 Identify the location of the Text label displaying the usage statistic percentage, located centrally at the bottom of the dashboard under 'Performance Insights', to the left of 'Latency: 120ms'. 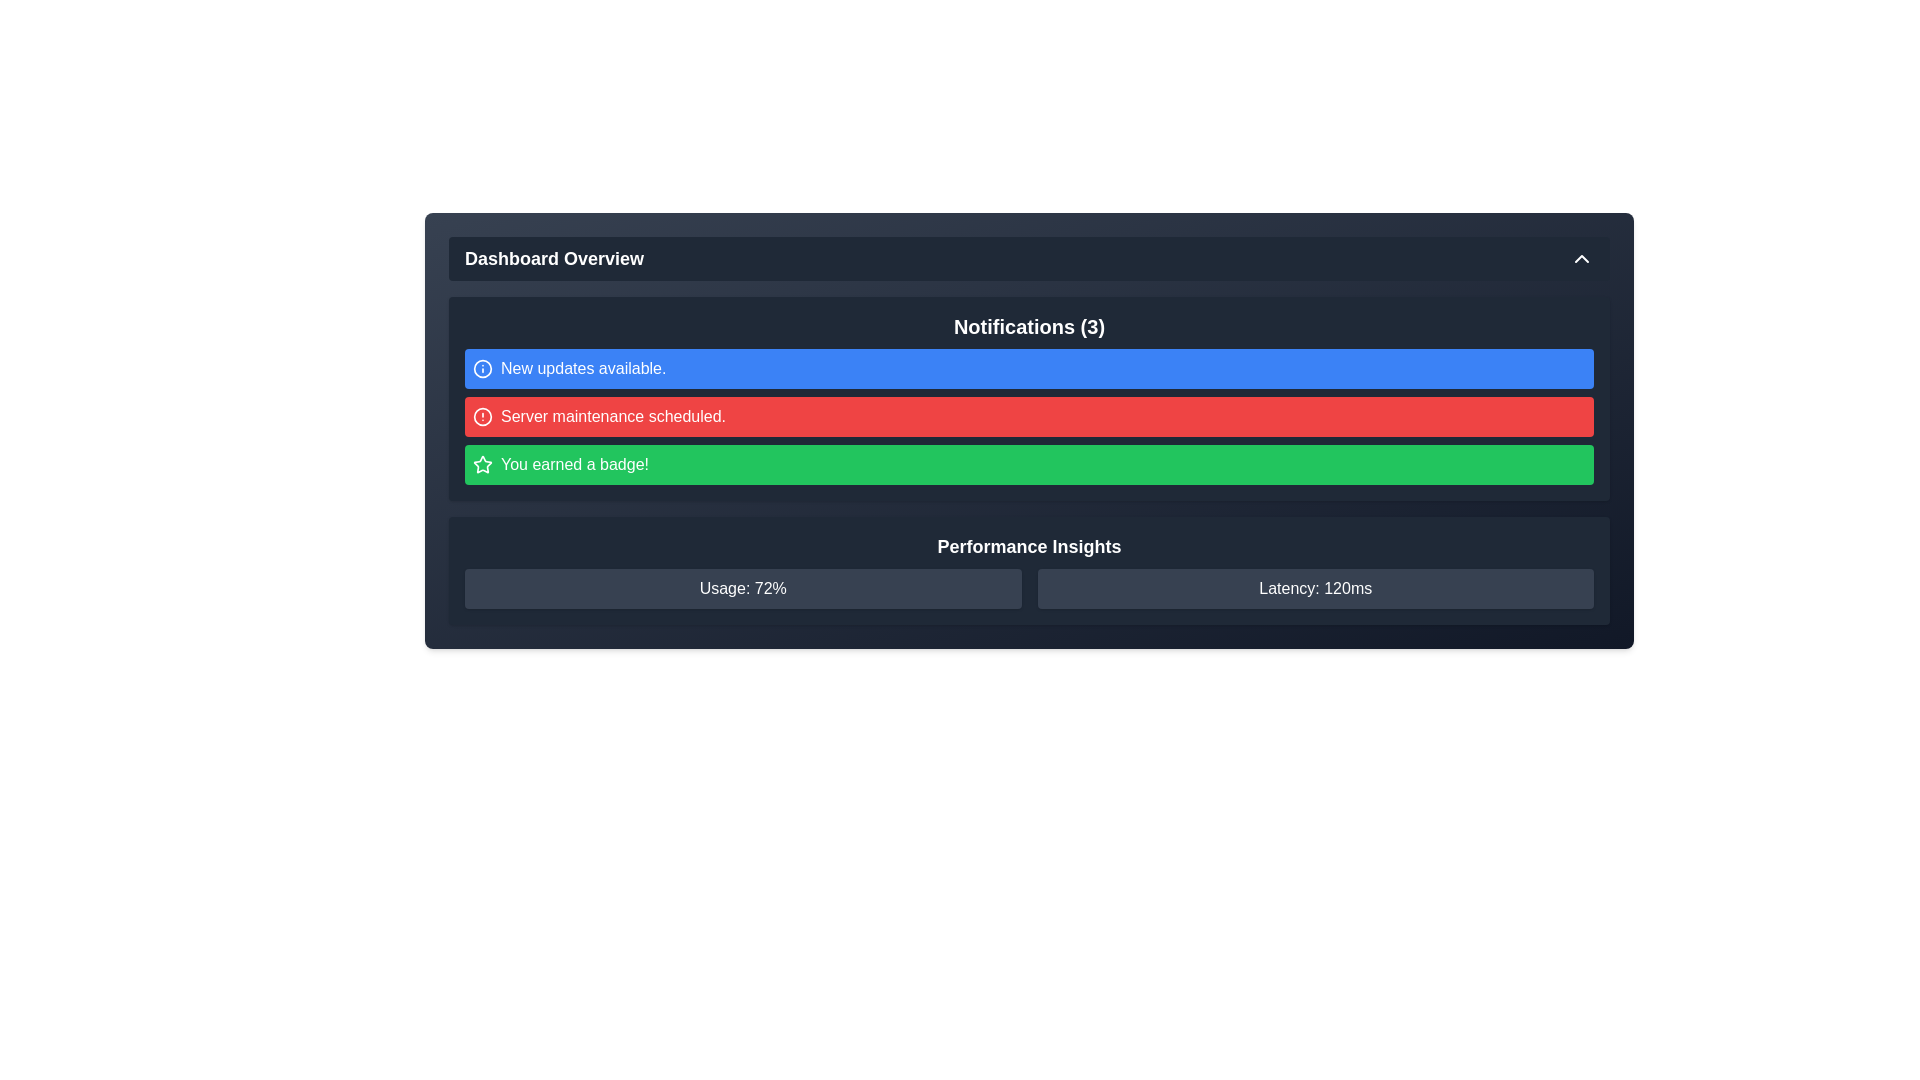
(742, 588).